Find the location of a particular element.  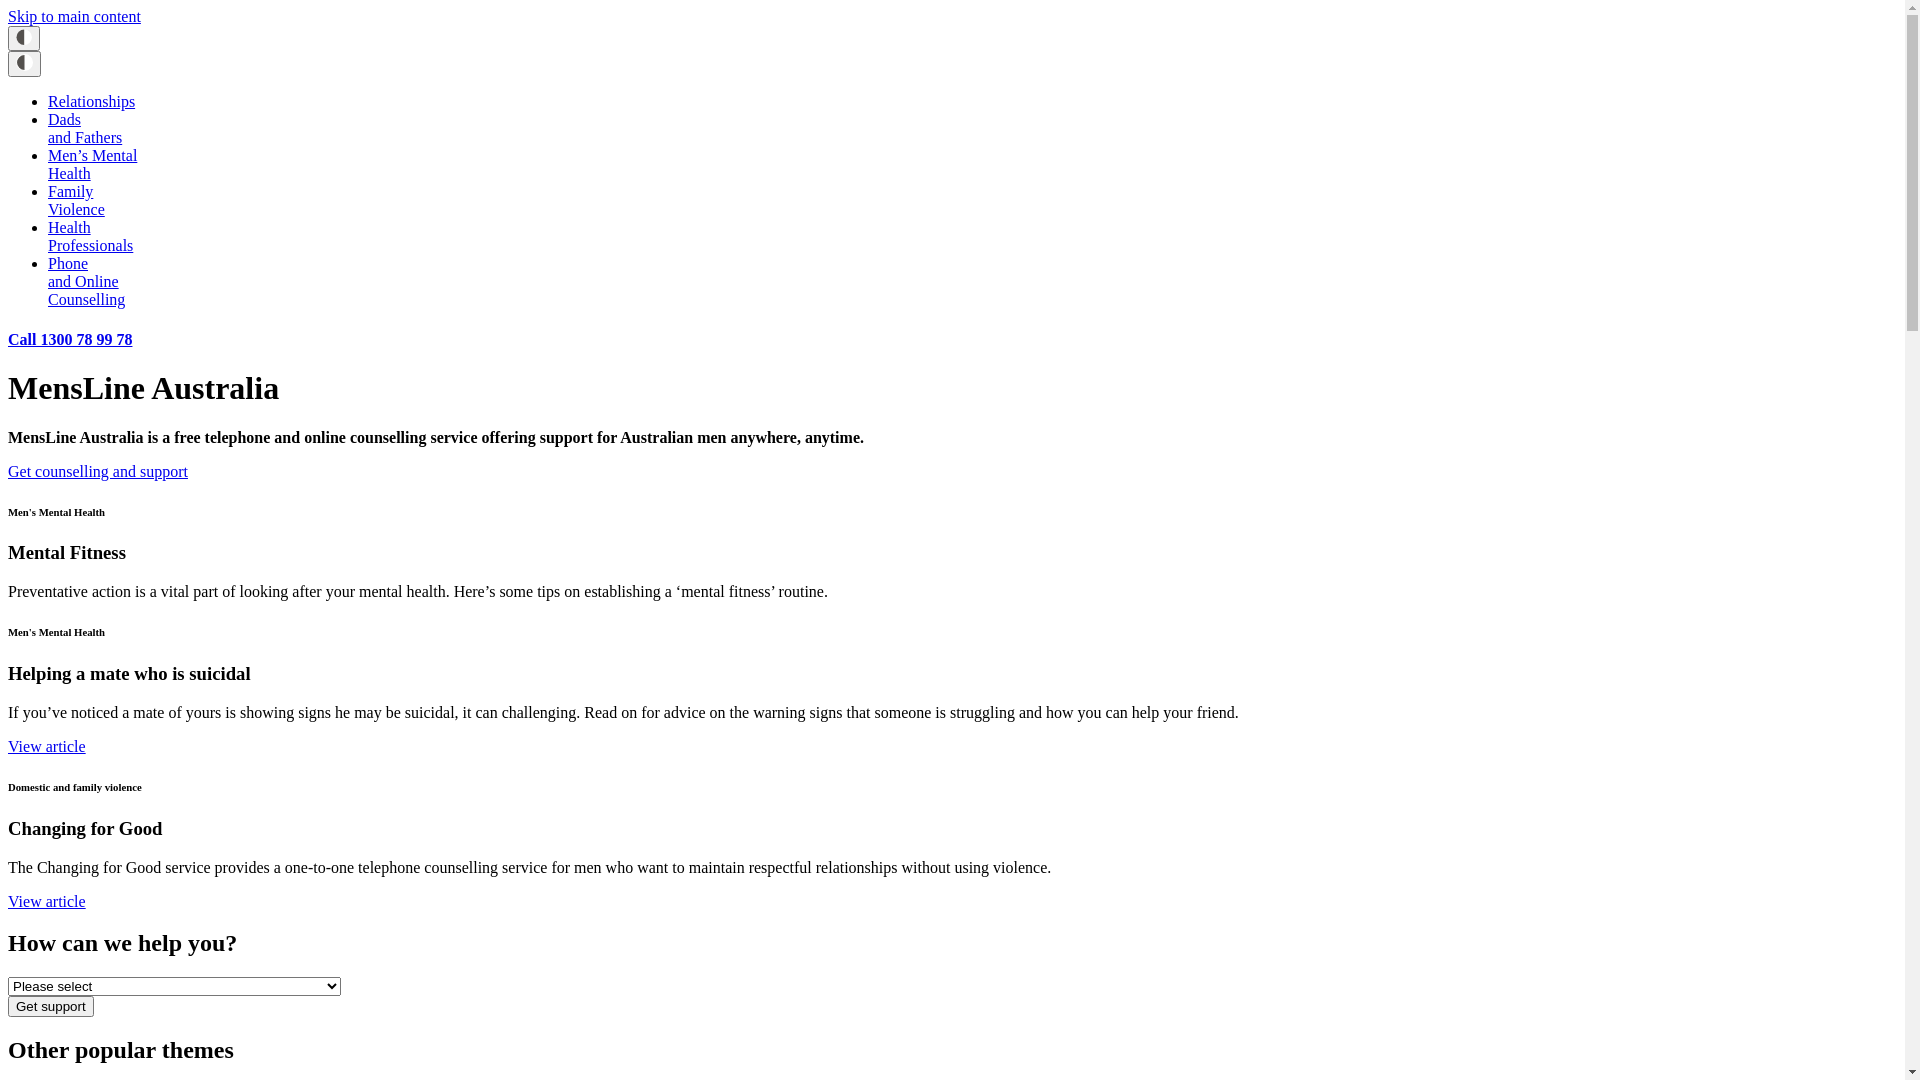

'View article' is located at coordinates (47, 746).